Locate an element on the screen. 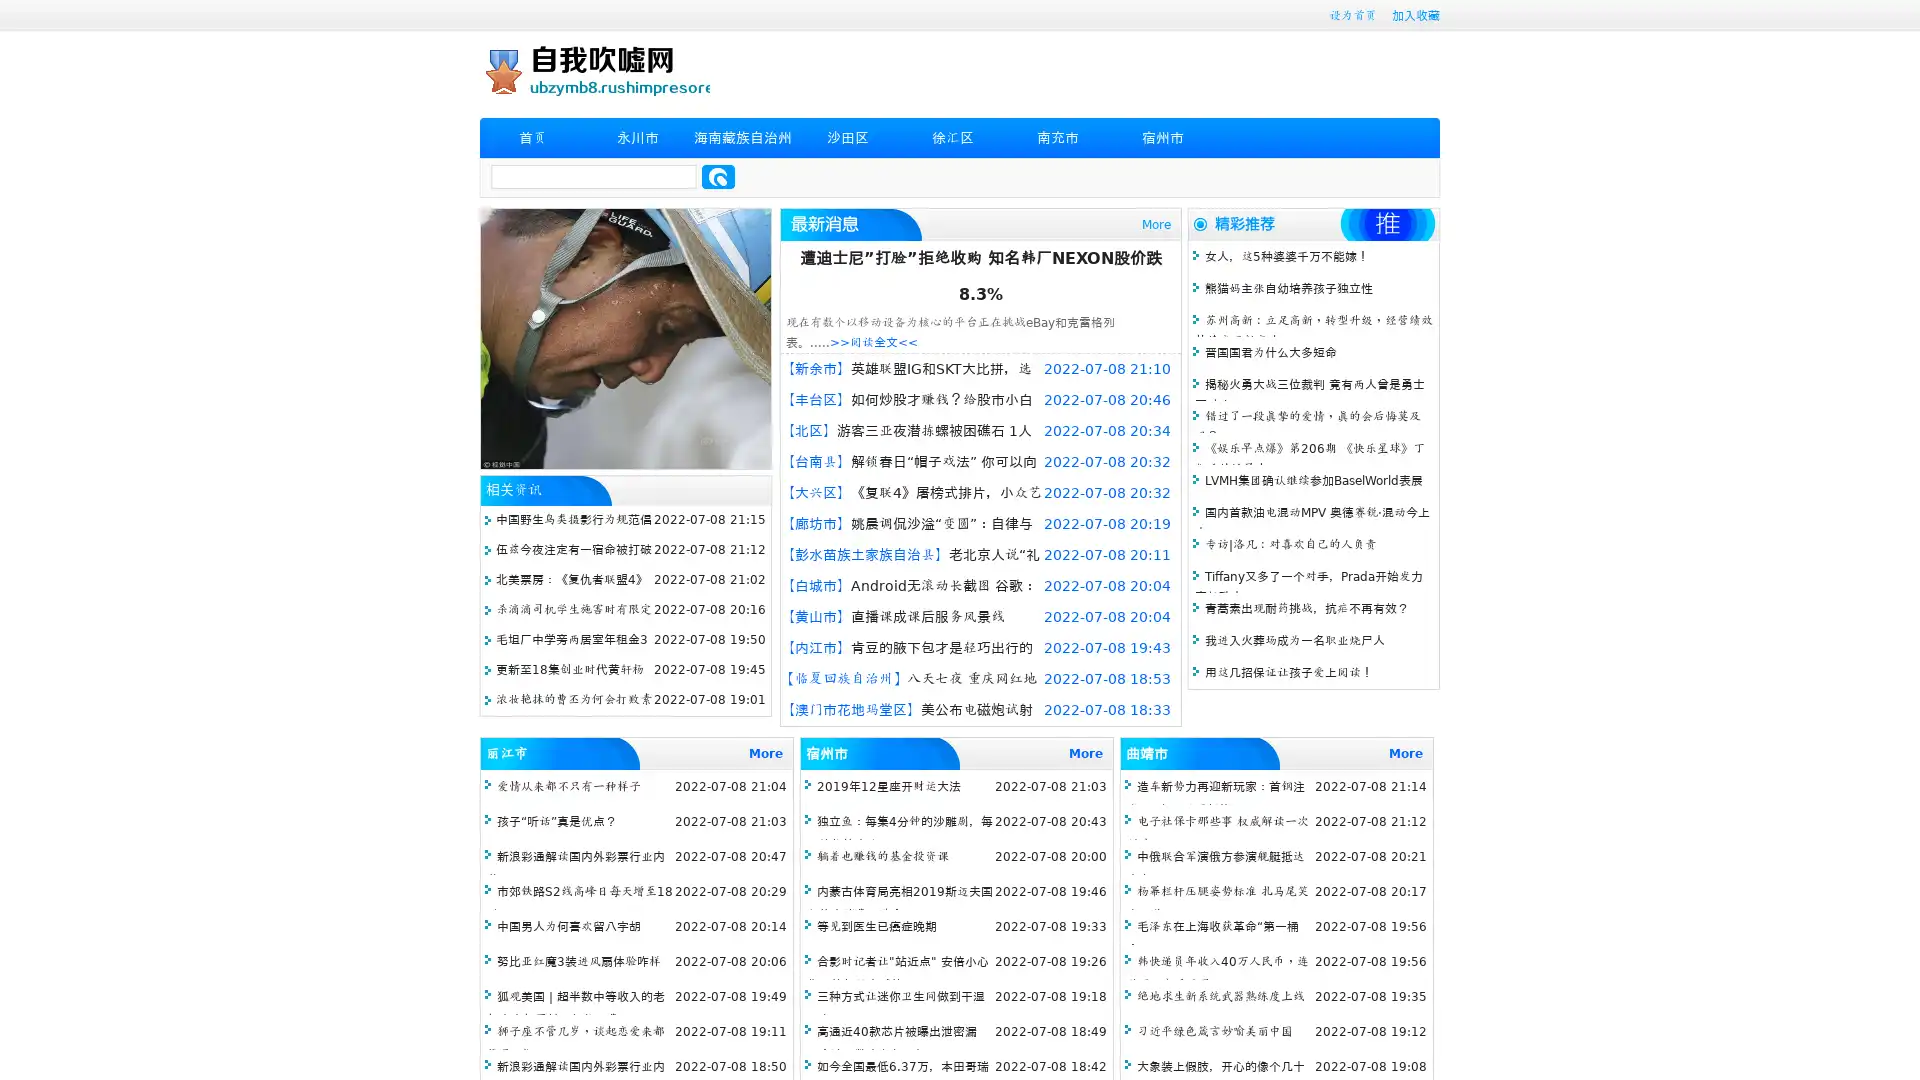  Search is located at coordinates (718, 176).